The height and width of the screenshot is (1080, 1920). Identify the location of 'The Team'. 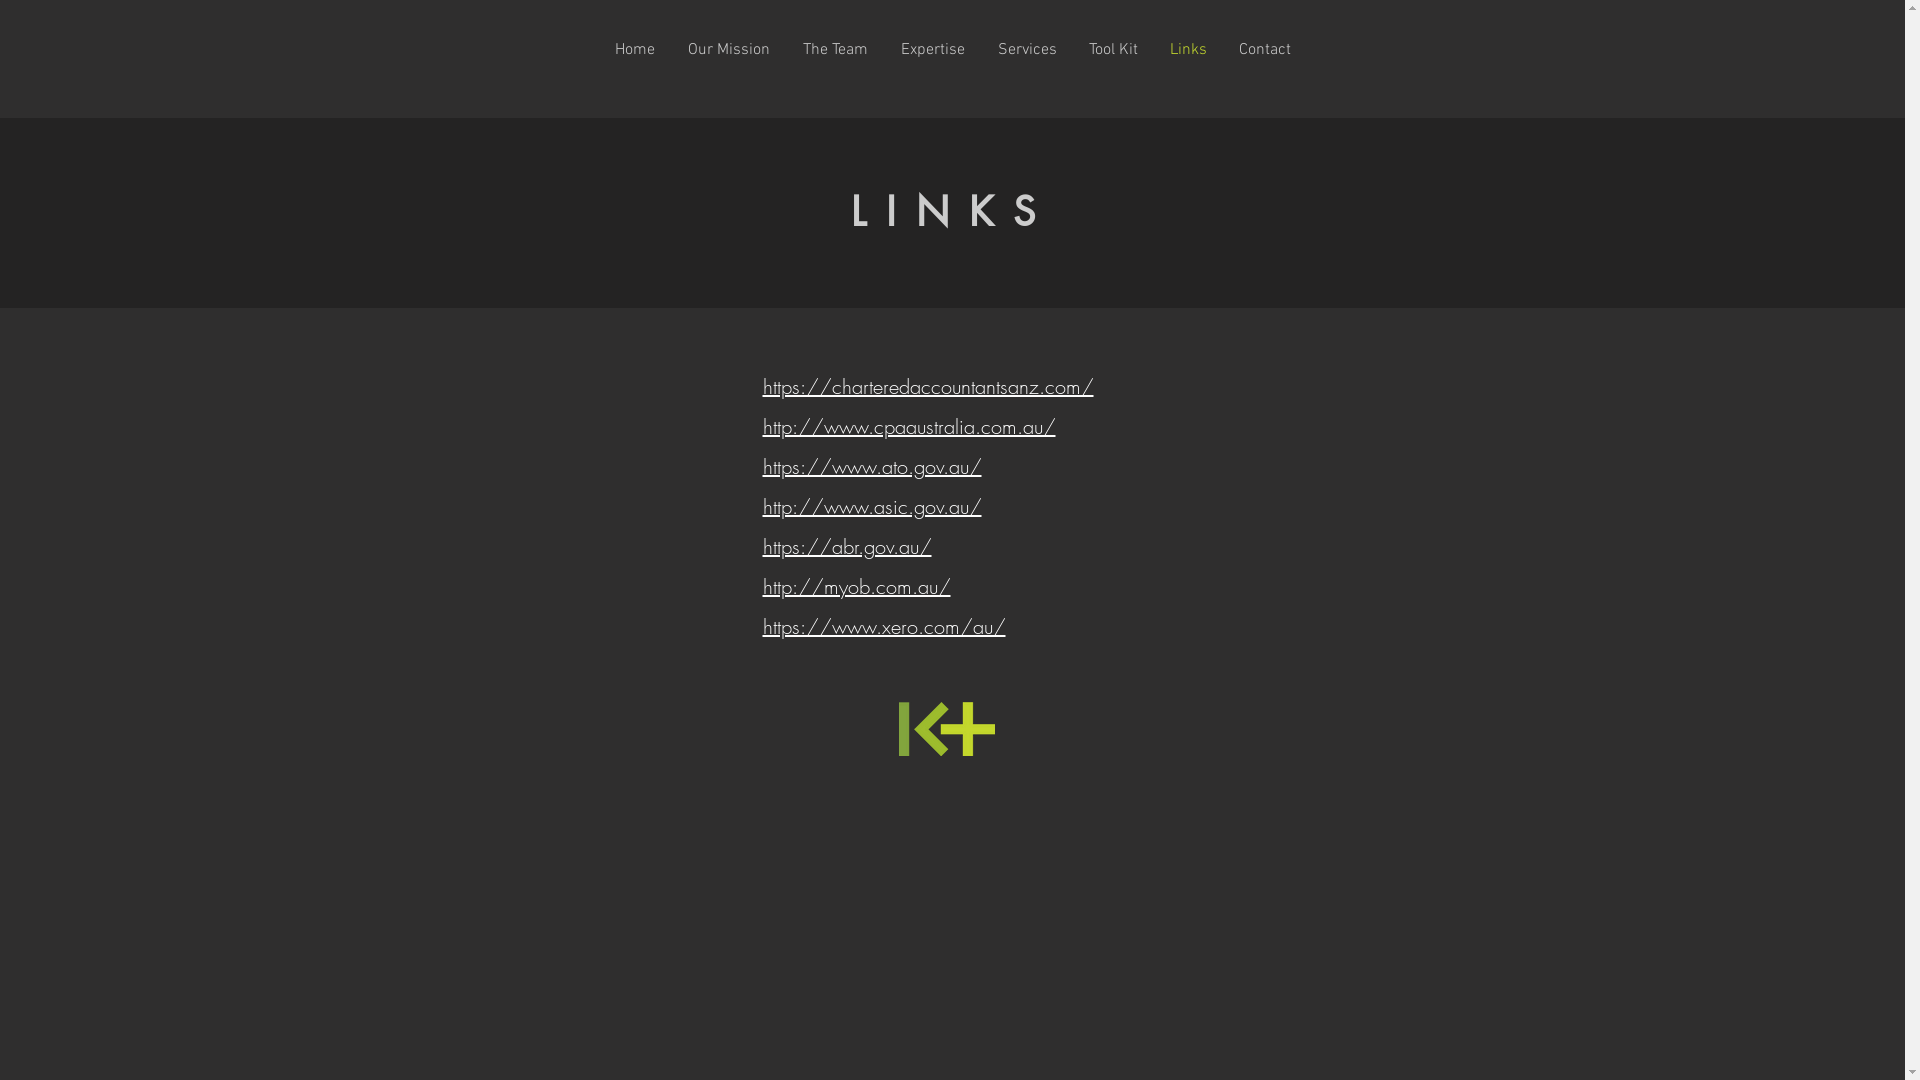
(835, 49).